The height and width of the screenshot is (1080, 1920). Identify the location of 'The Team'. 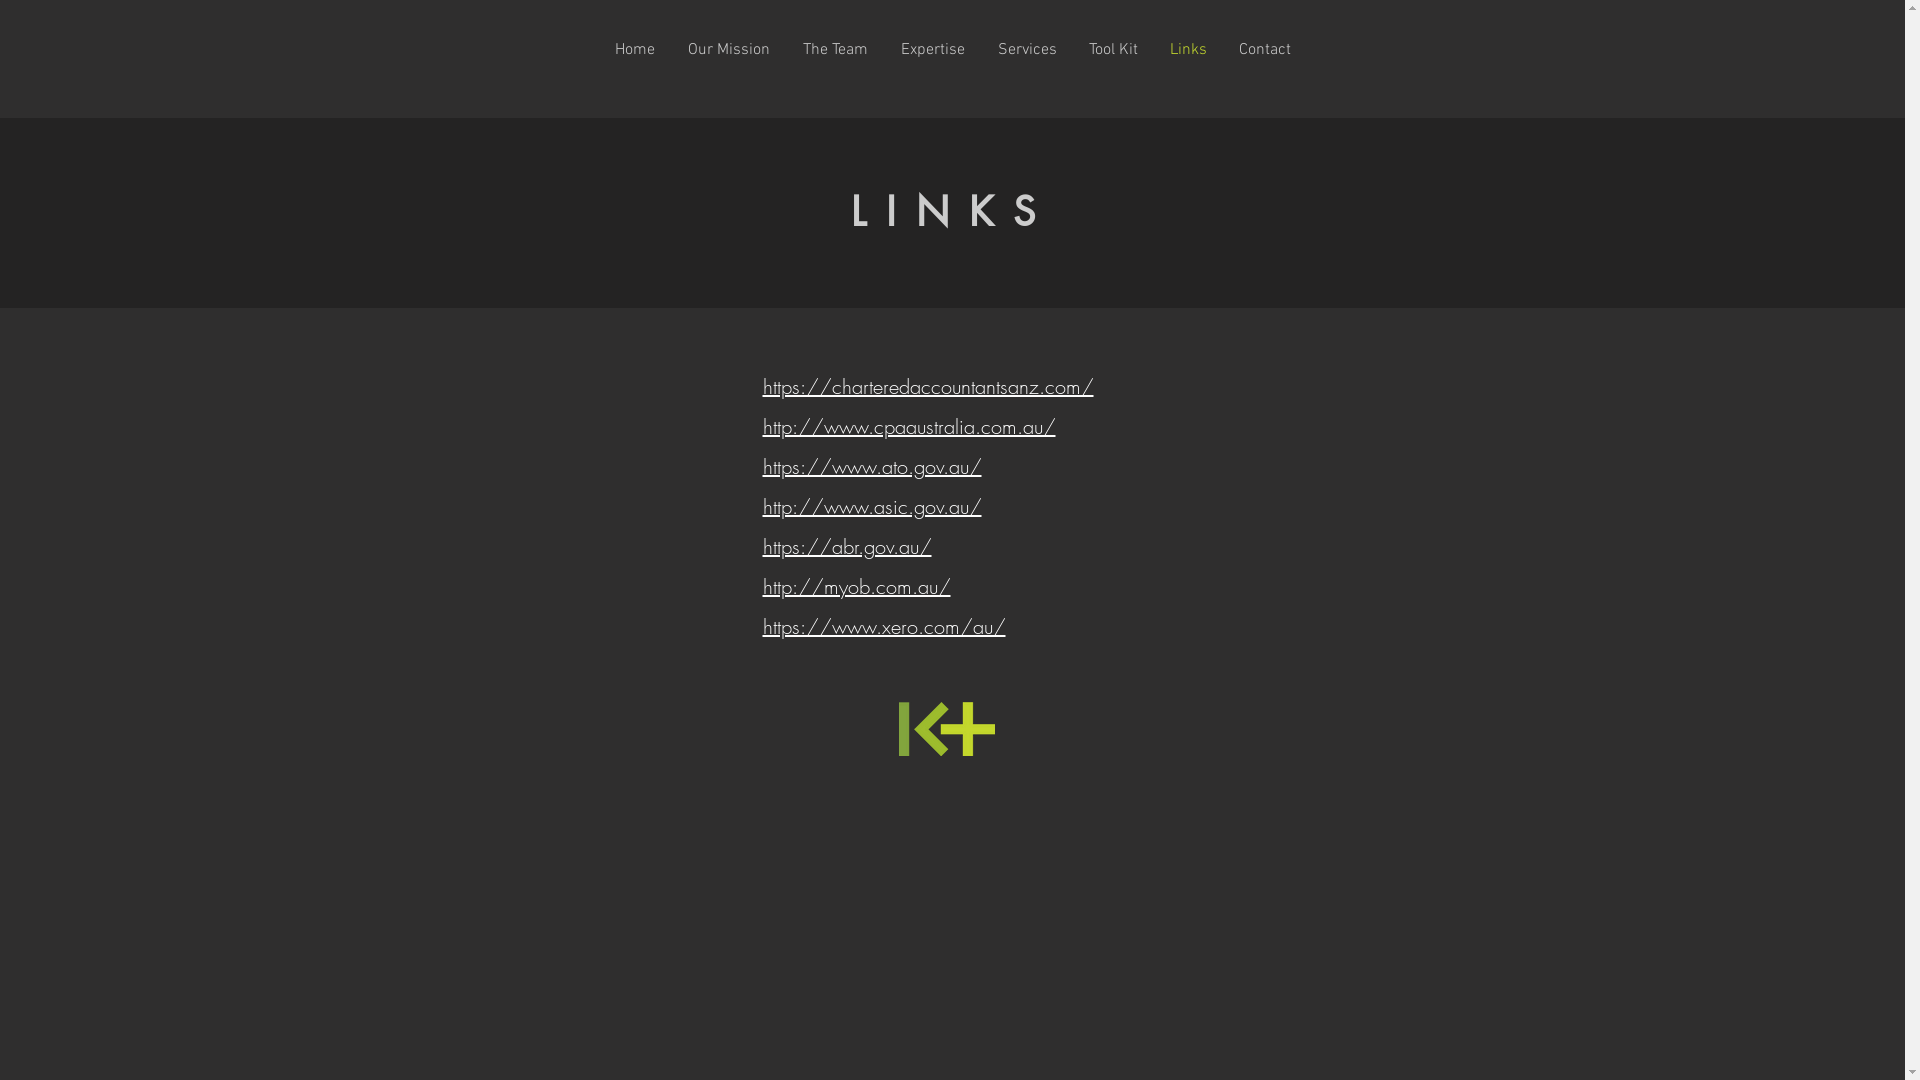
(835, 49).